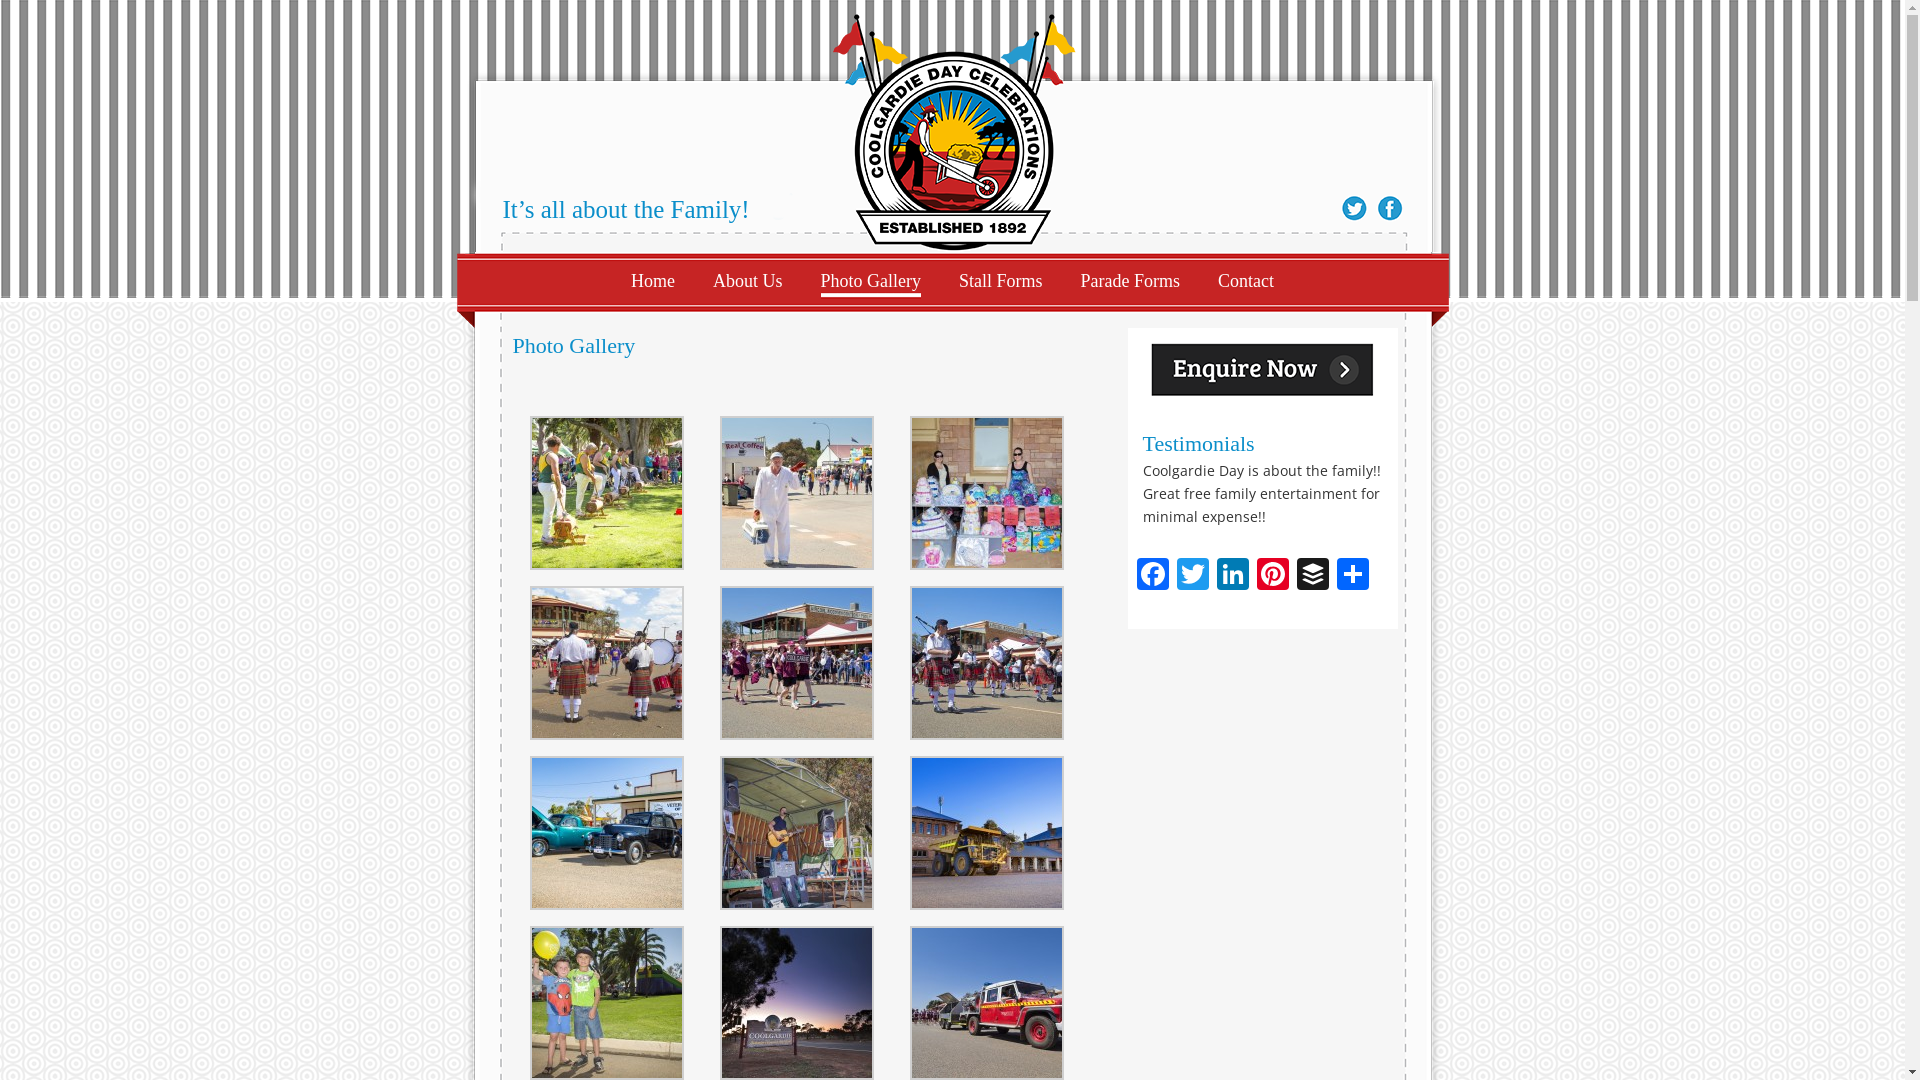 This screenshot has width=1920, height=1080. I want to click on 'Coolgardie Day', so click(952, 126).